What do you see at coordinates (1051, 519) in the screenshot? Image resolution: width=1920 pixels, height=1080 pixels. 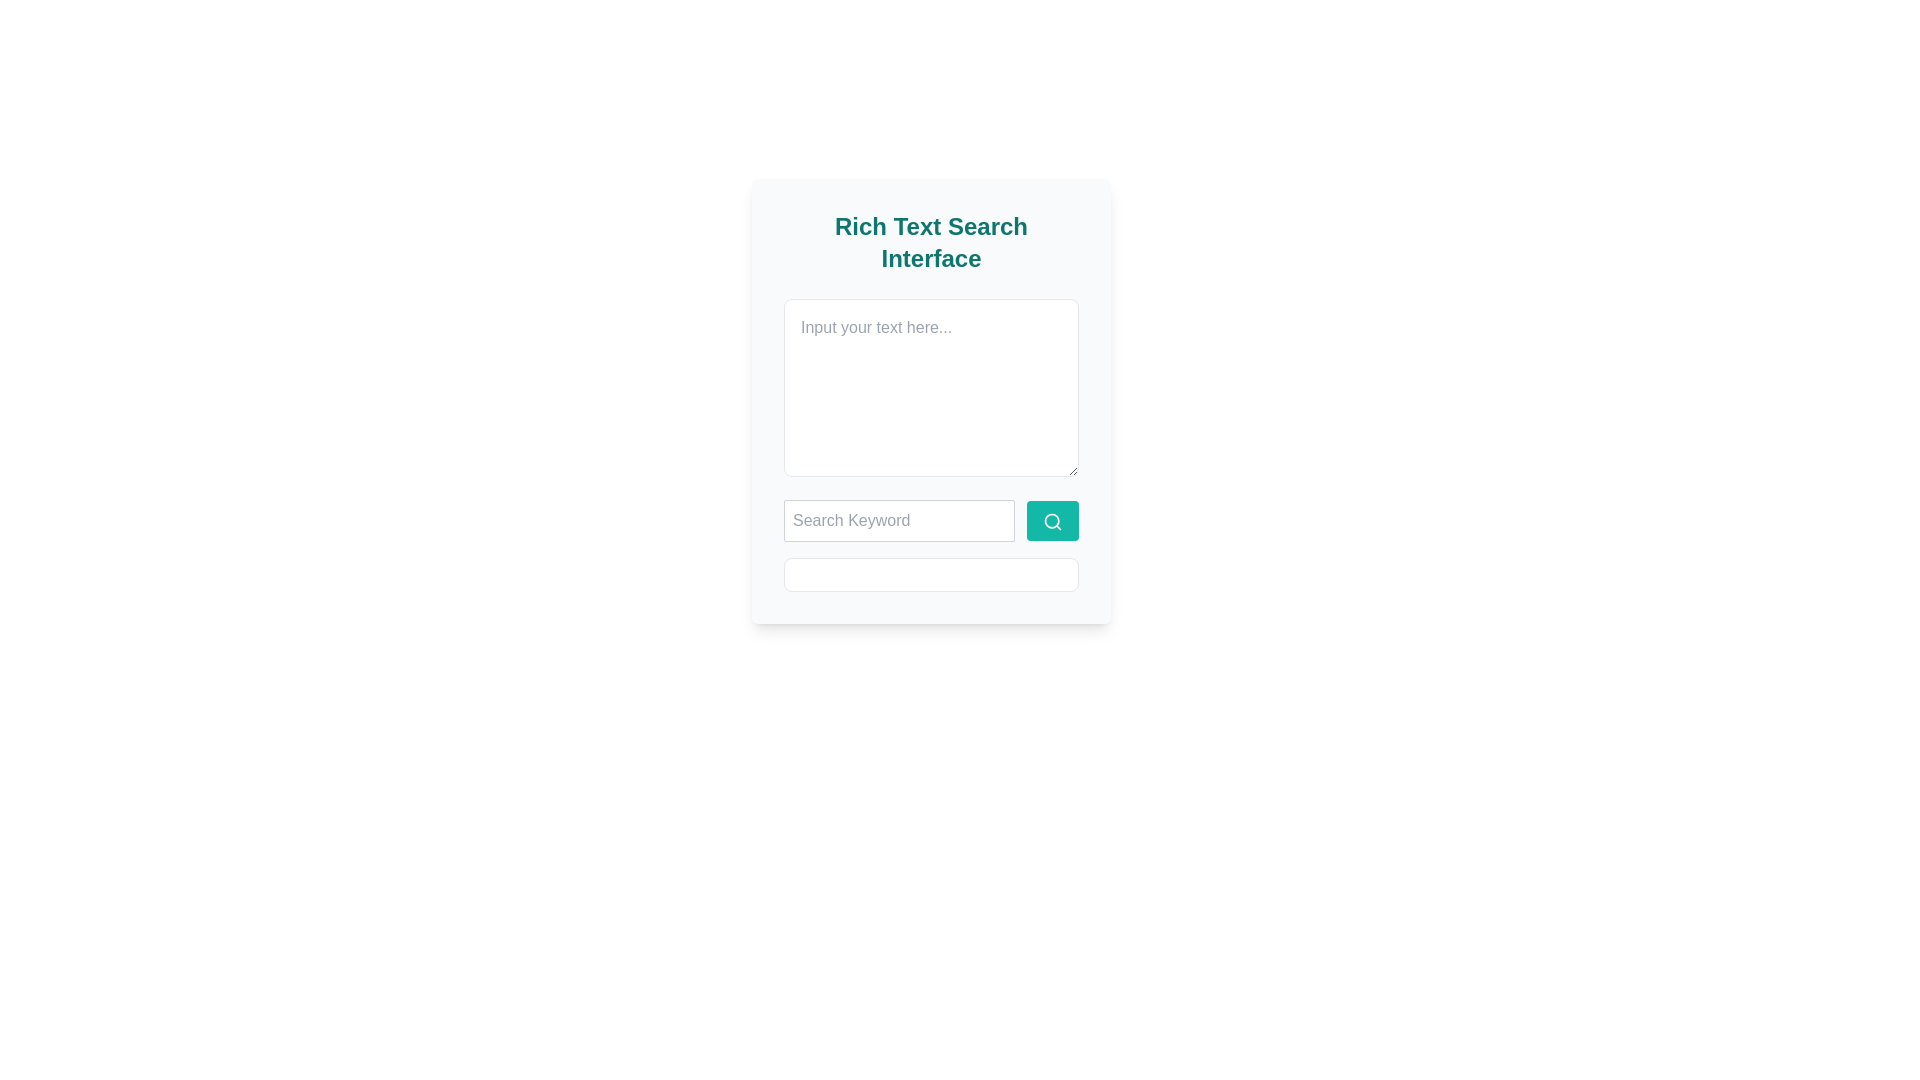 I see `the search icon located inside the button to the right of the 'Search Keyword' input field` at bounding box center [1051, 519].